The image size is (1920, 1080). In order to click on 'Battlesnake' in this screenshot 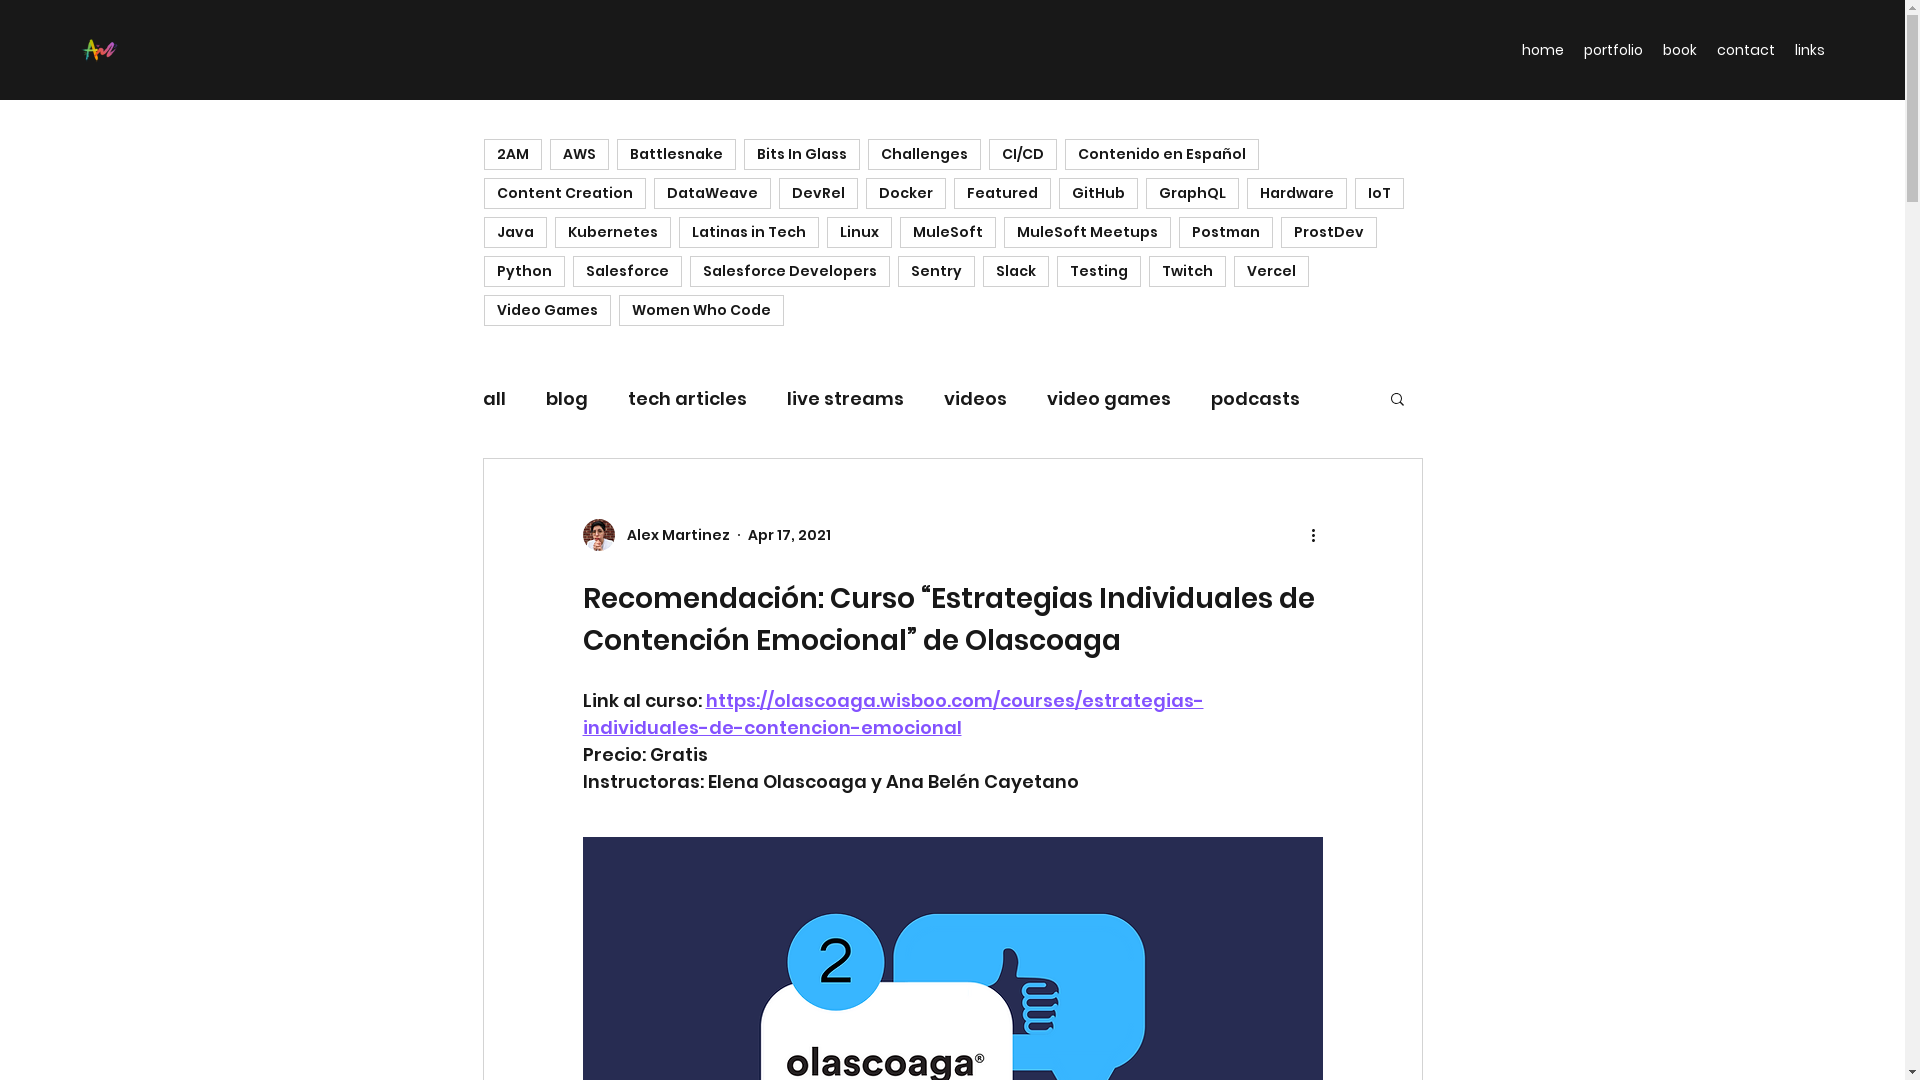, I will do `click(614, 153)`.